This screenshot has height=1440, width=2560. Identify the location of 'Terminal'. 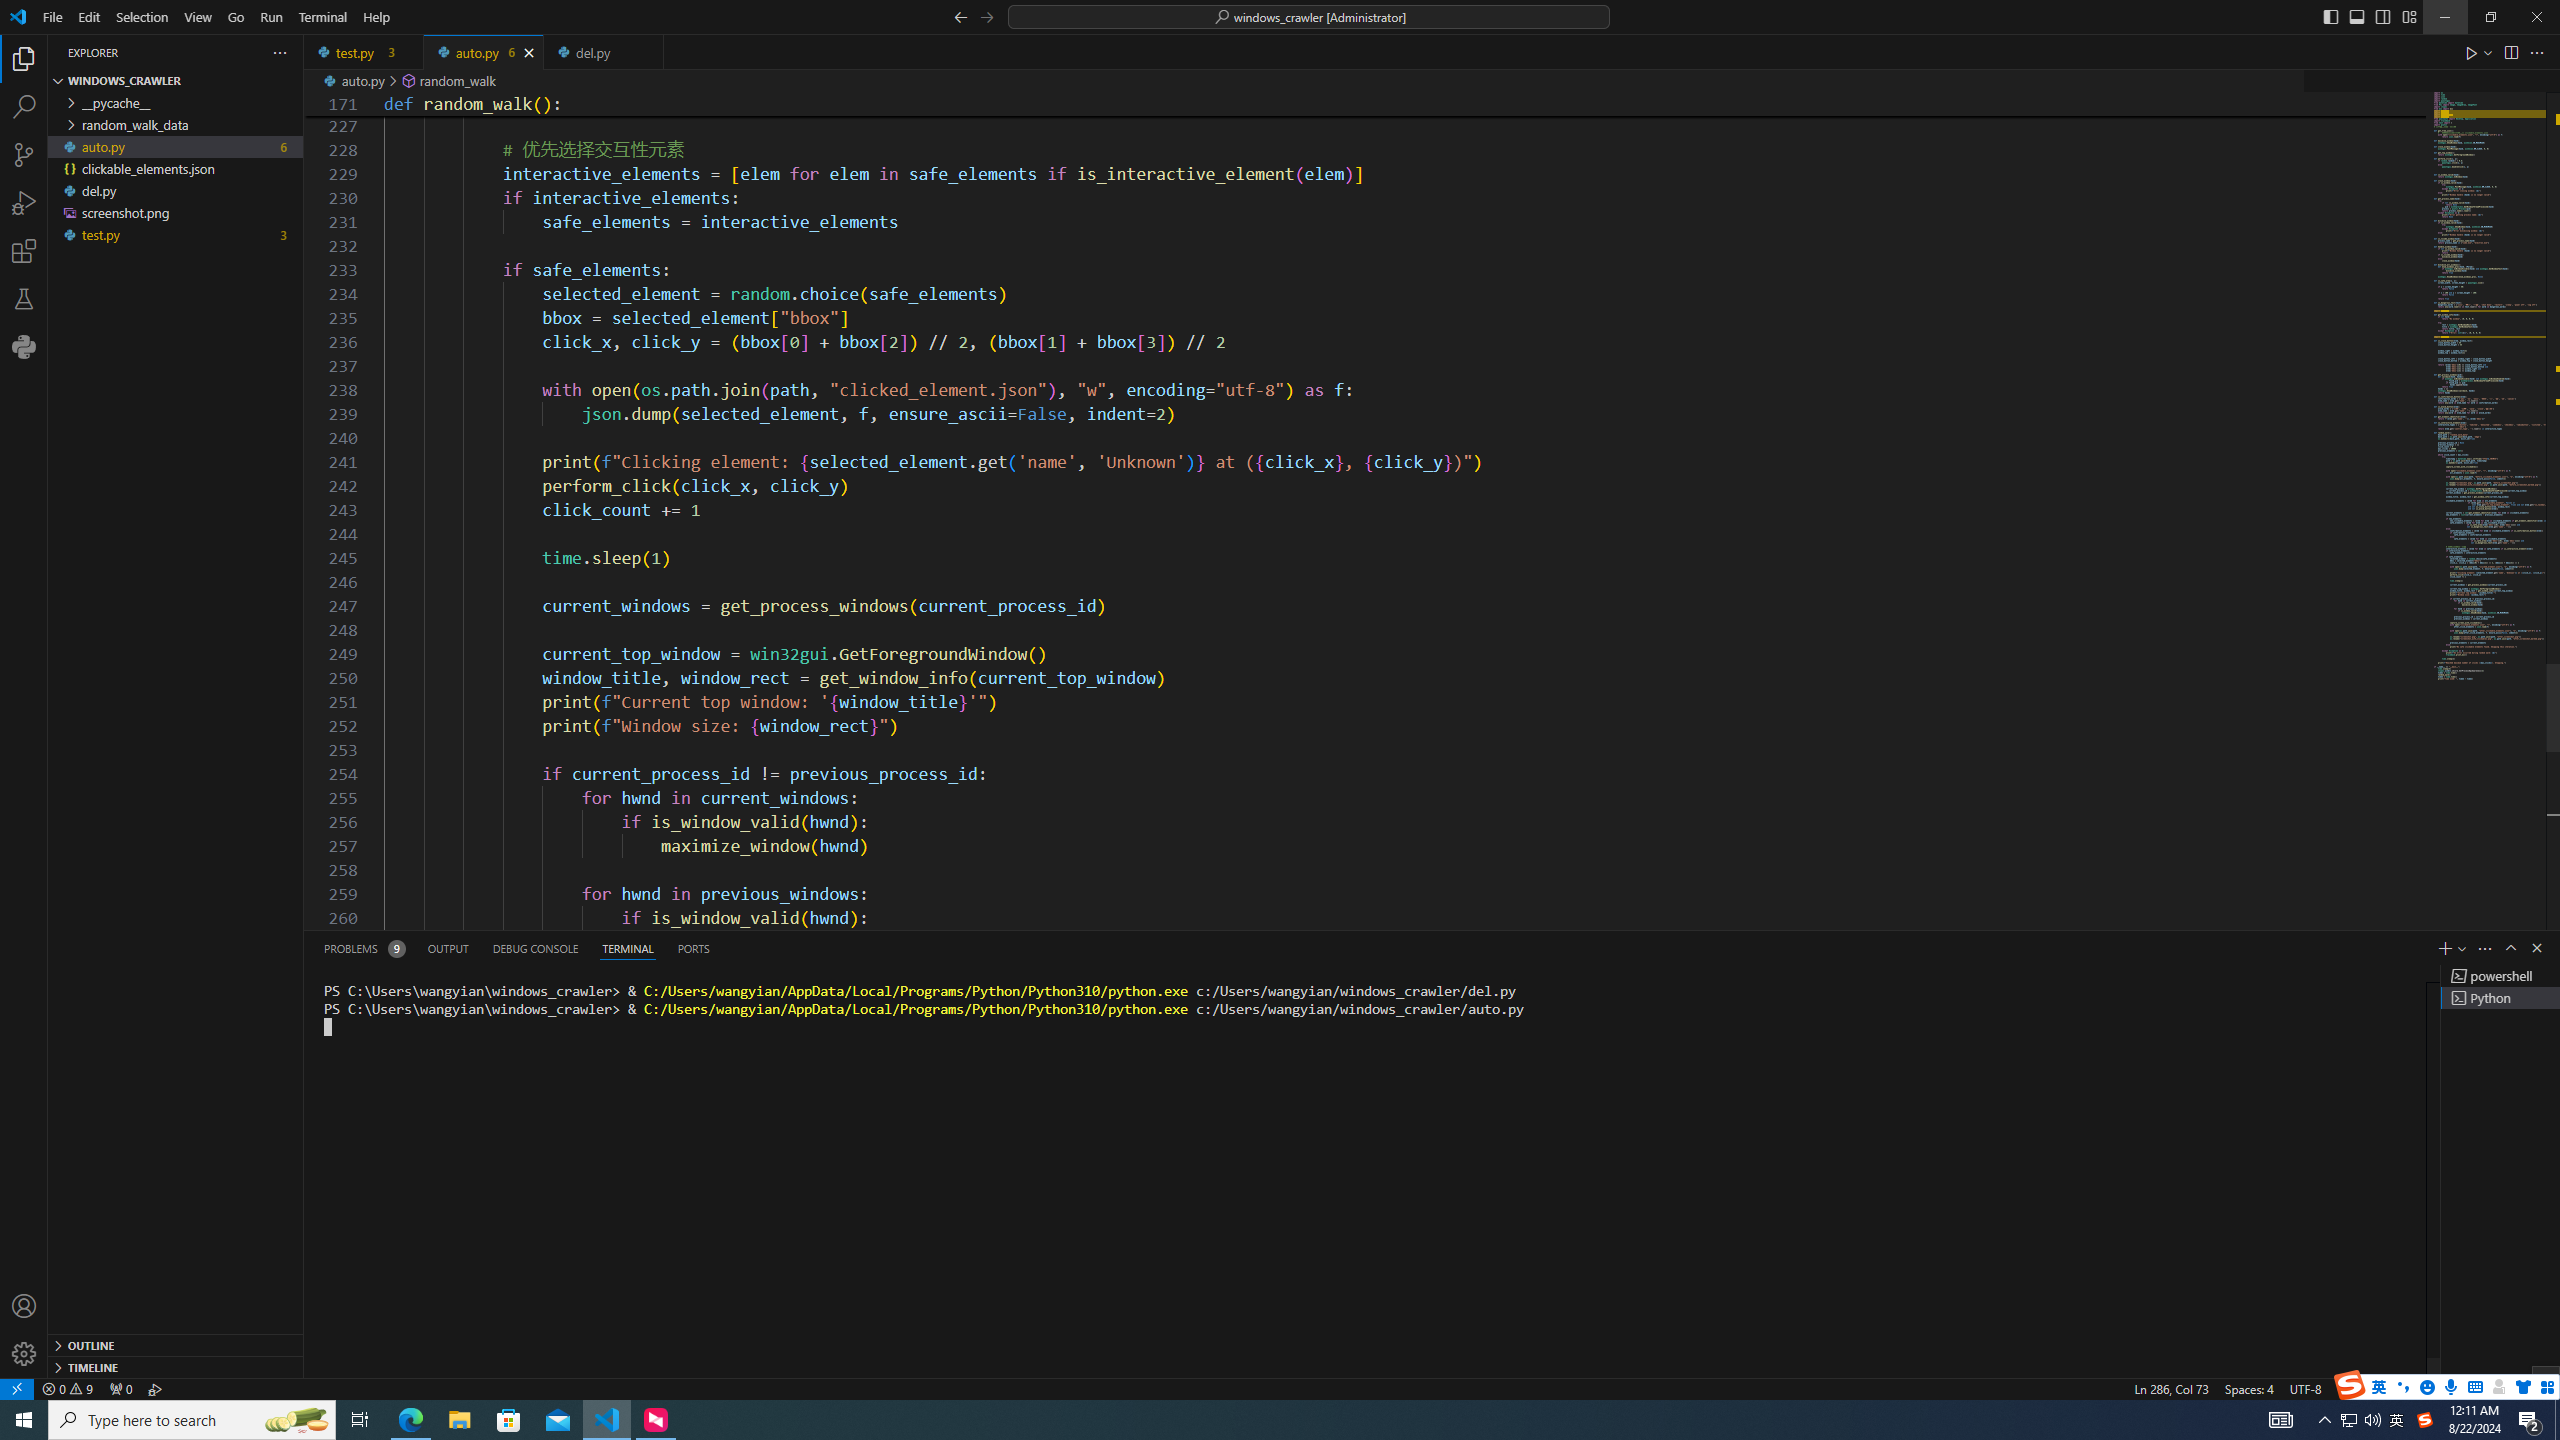
(322, 16).